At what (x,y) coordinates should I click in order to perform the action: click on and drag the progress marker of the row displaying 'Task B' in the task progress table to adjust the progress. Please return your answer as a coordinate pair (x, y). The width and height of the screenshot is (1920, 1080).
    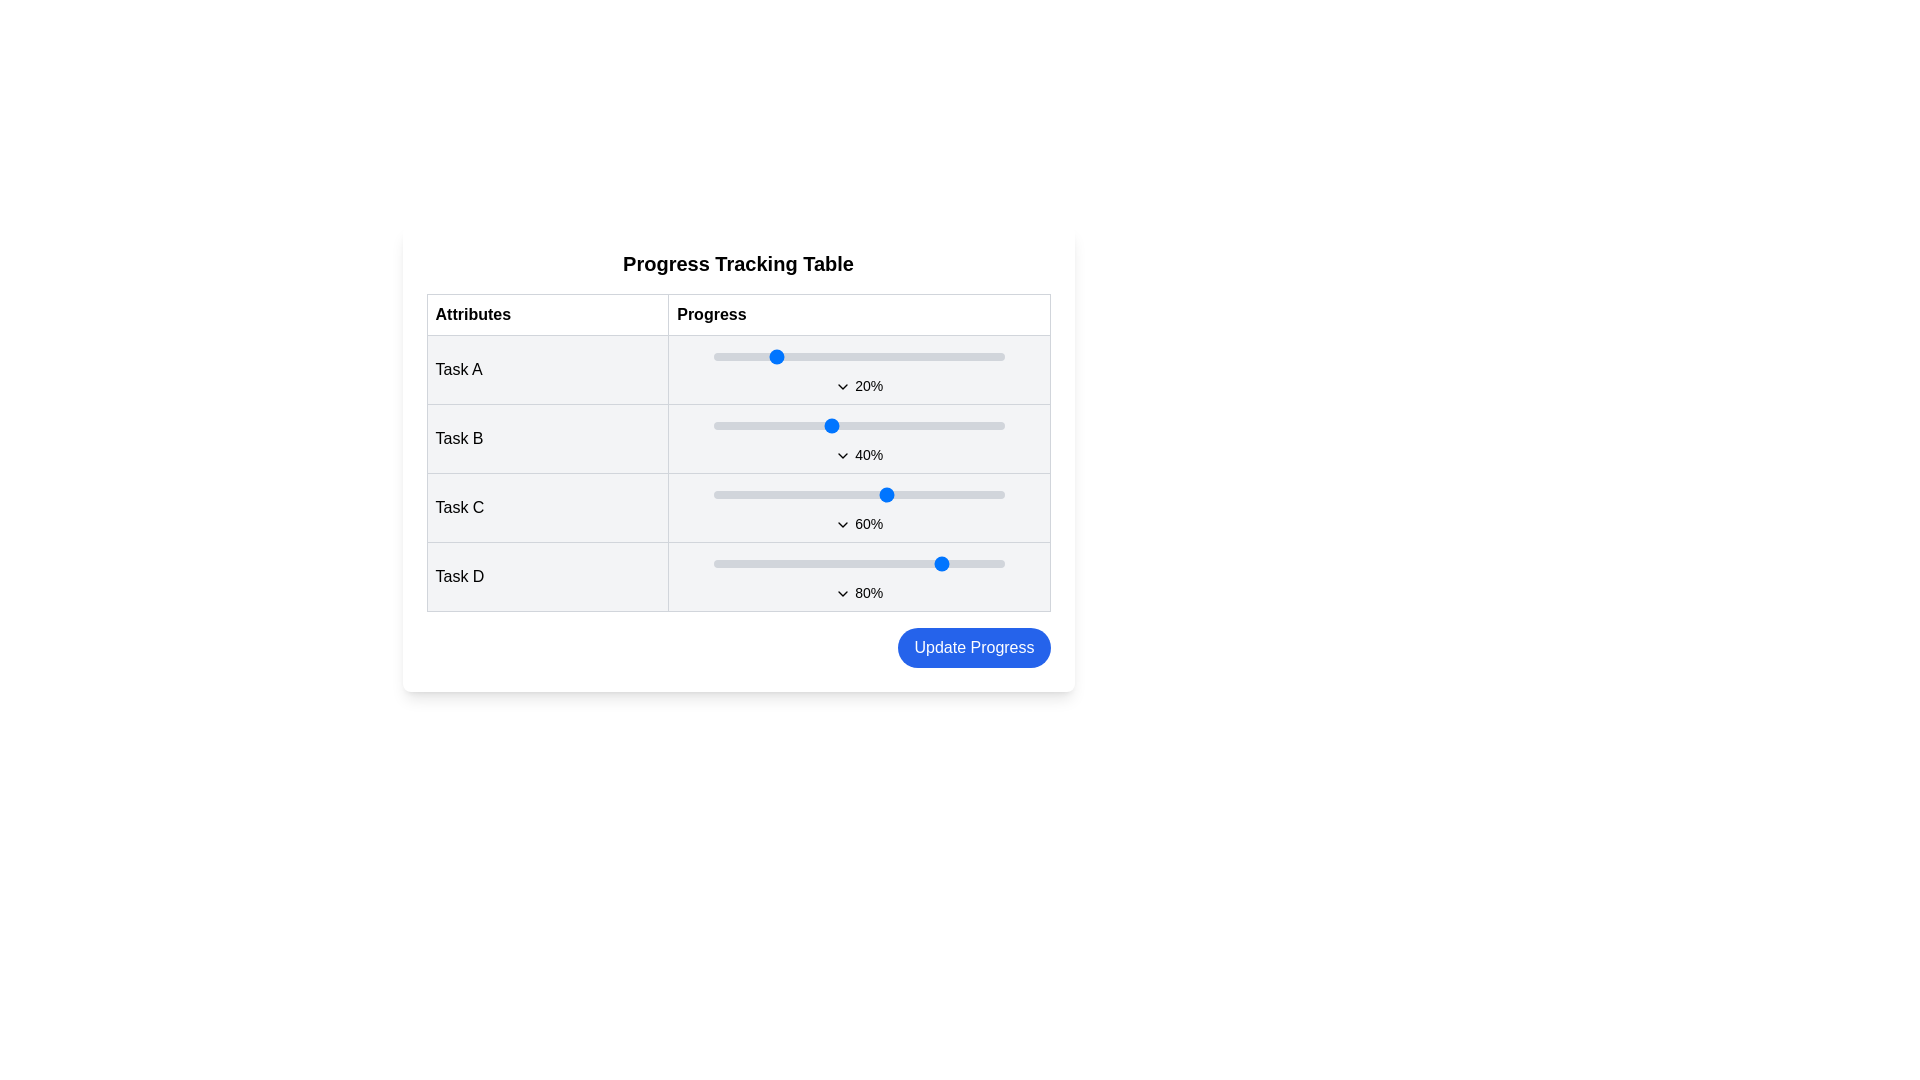
    Looking at the image, I should click on (737, 438).